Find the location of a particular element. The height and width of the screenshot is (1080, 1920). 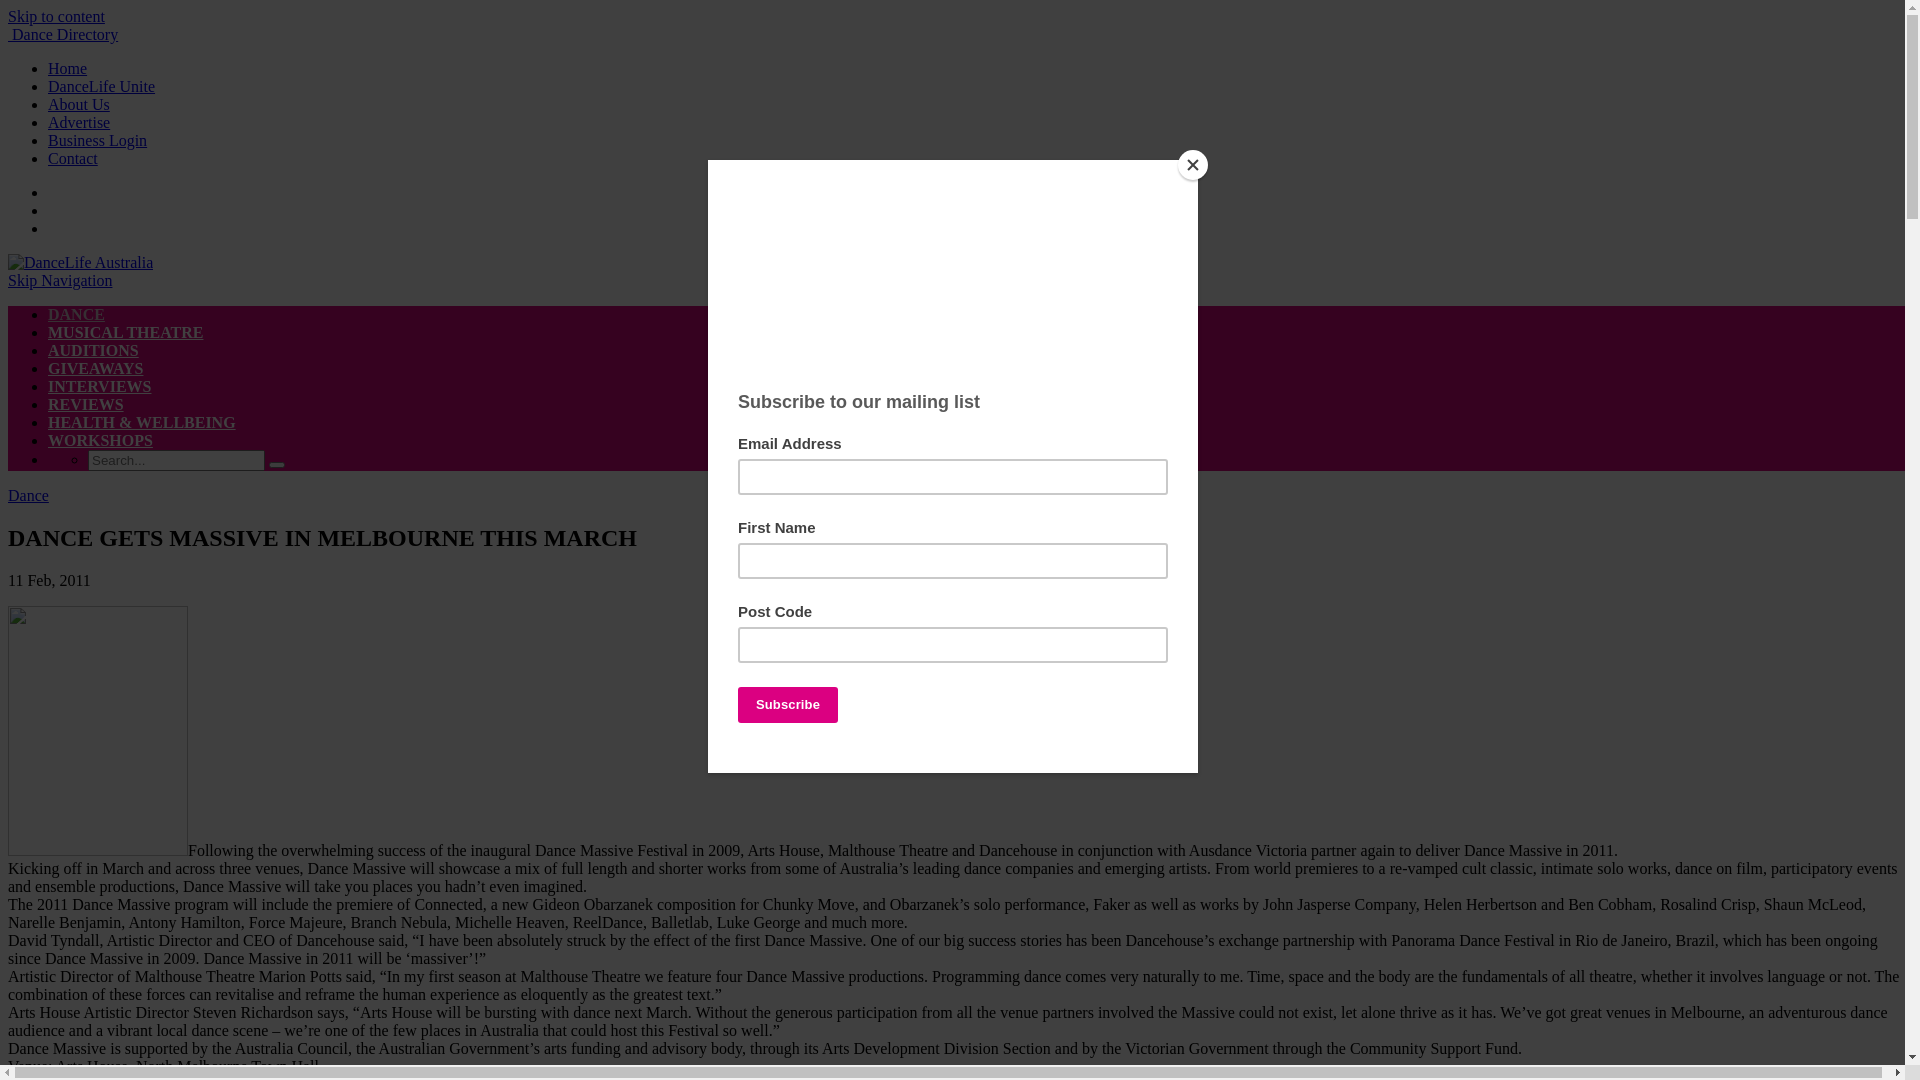

'AUDITIONS' is located at coordinates (92, 349).